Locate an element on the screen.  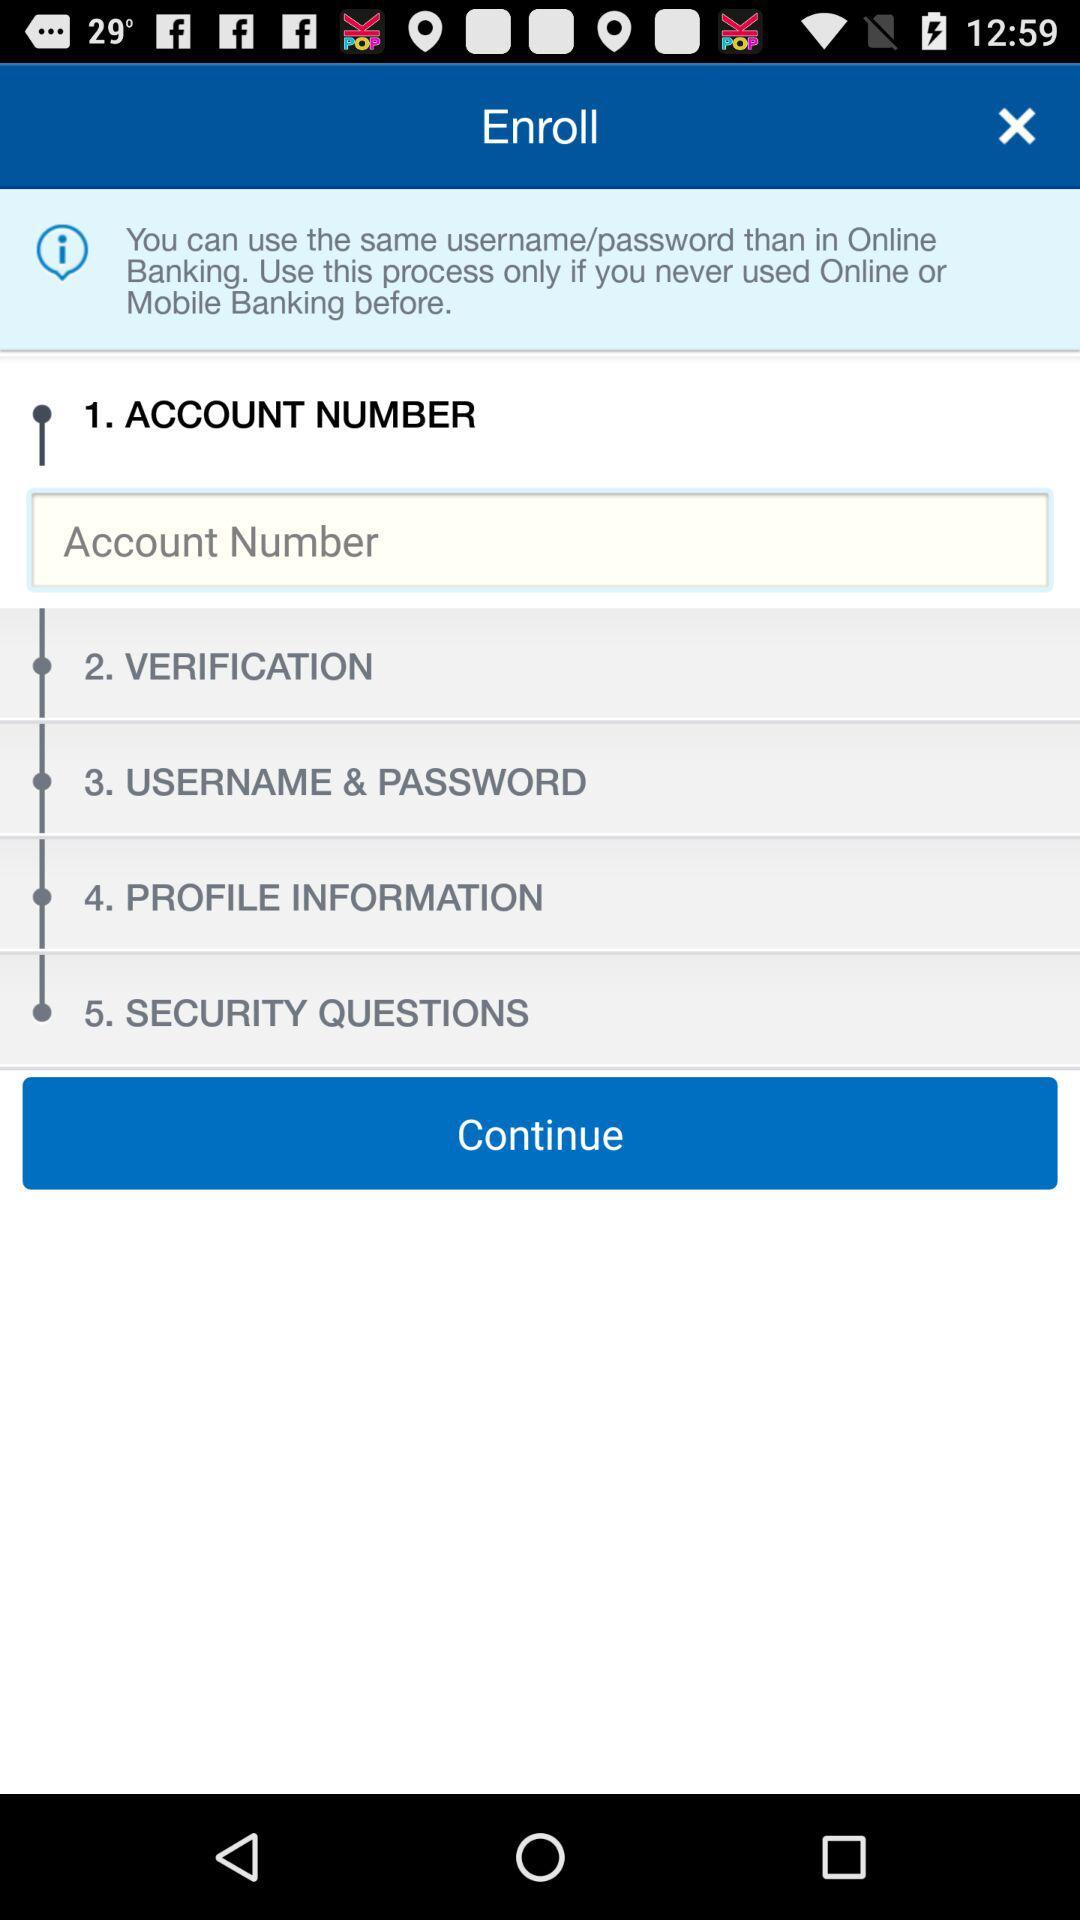
the icon above 2. verification is located at coordinates (540, 539).